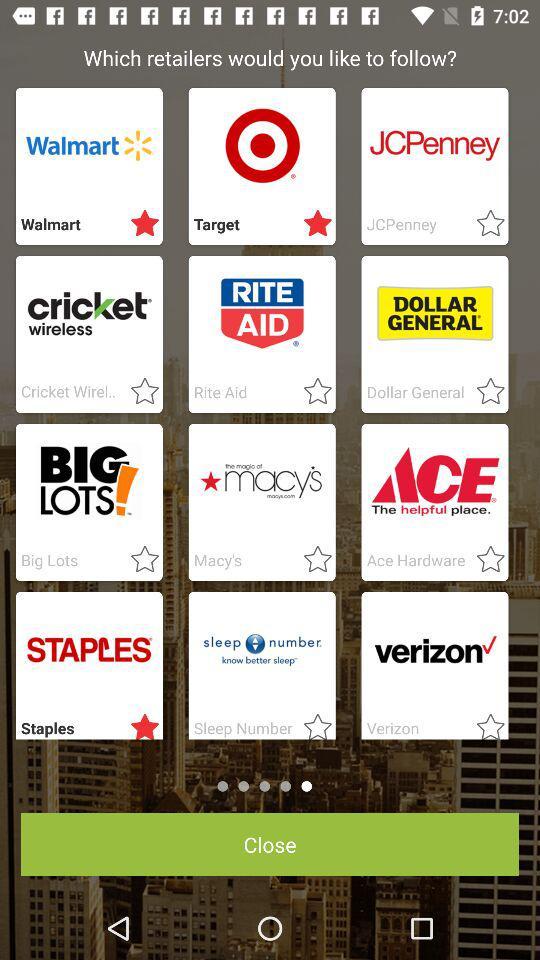 The width and height of the screenshot is (540, 960). I want to click on choice, so click(312, 722).